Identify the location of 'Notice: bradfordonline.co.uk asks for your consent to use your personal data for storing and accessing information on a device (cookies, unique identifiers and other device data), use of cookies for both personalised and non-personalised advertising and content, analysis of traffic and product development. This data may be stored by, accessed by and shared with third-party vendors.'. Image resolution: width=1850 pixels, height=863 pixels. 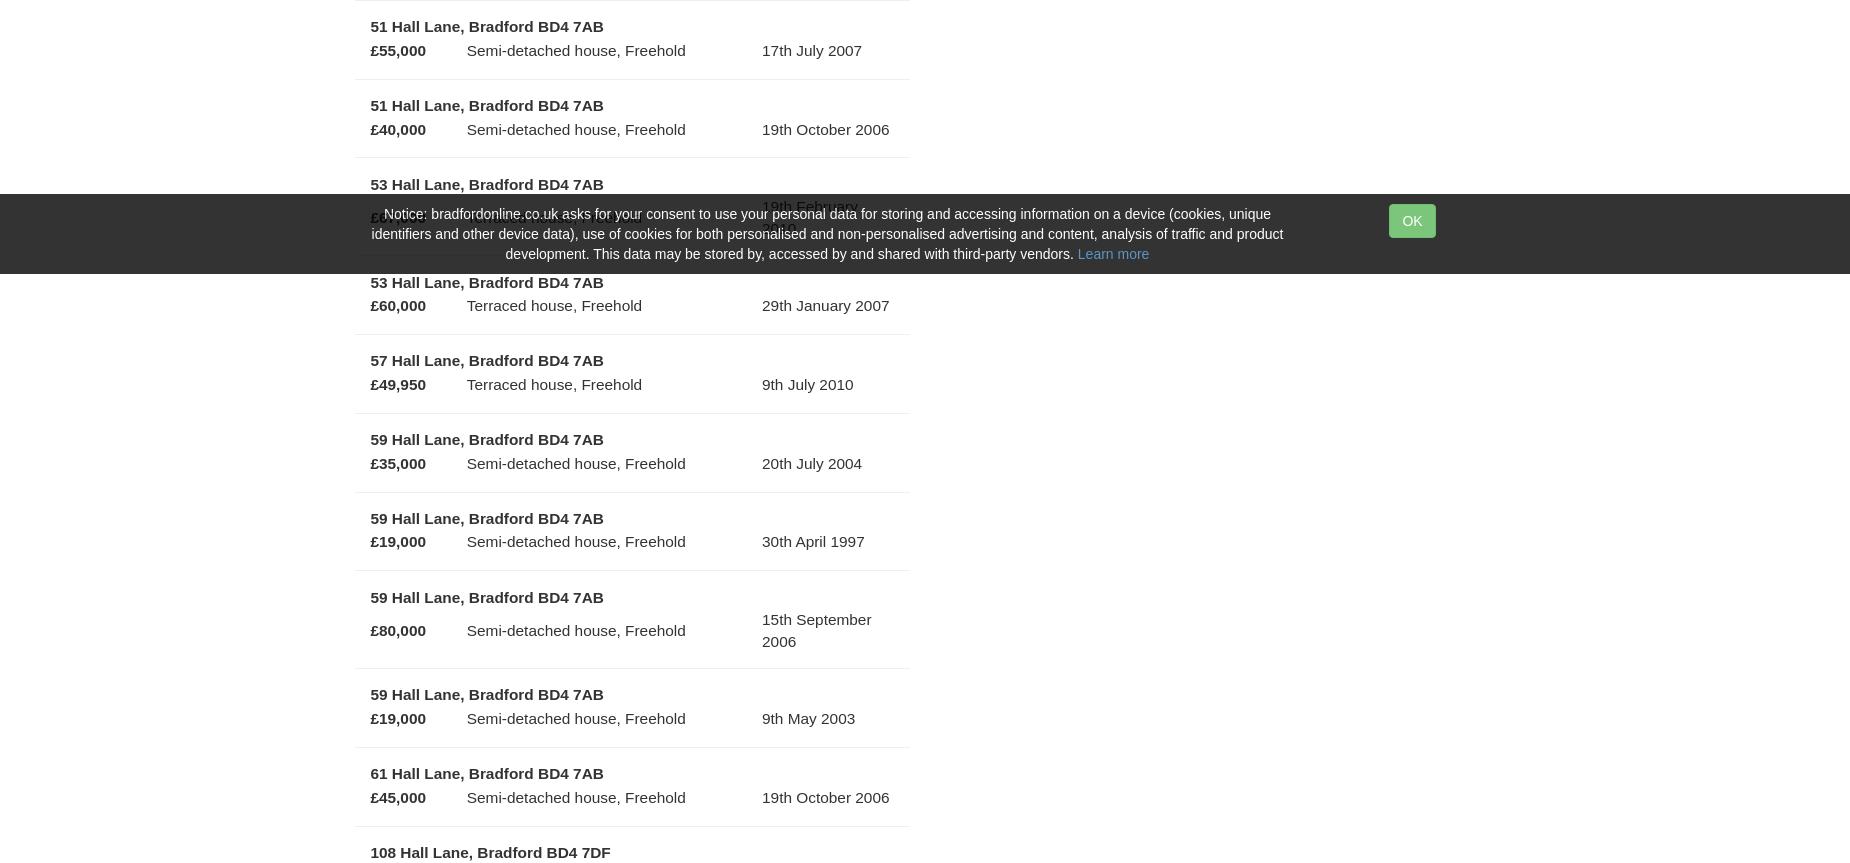
(826, 233).